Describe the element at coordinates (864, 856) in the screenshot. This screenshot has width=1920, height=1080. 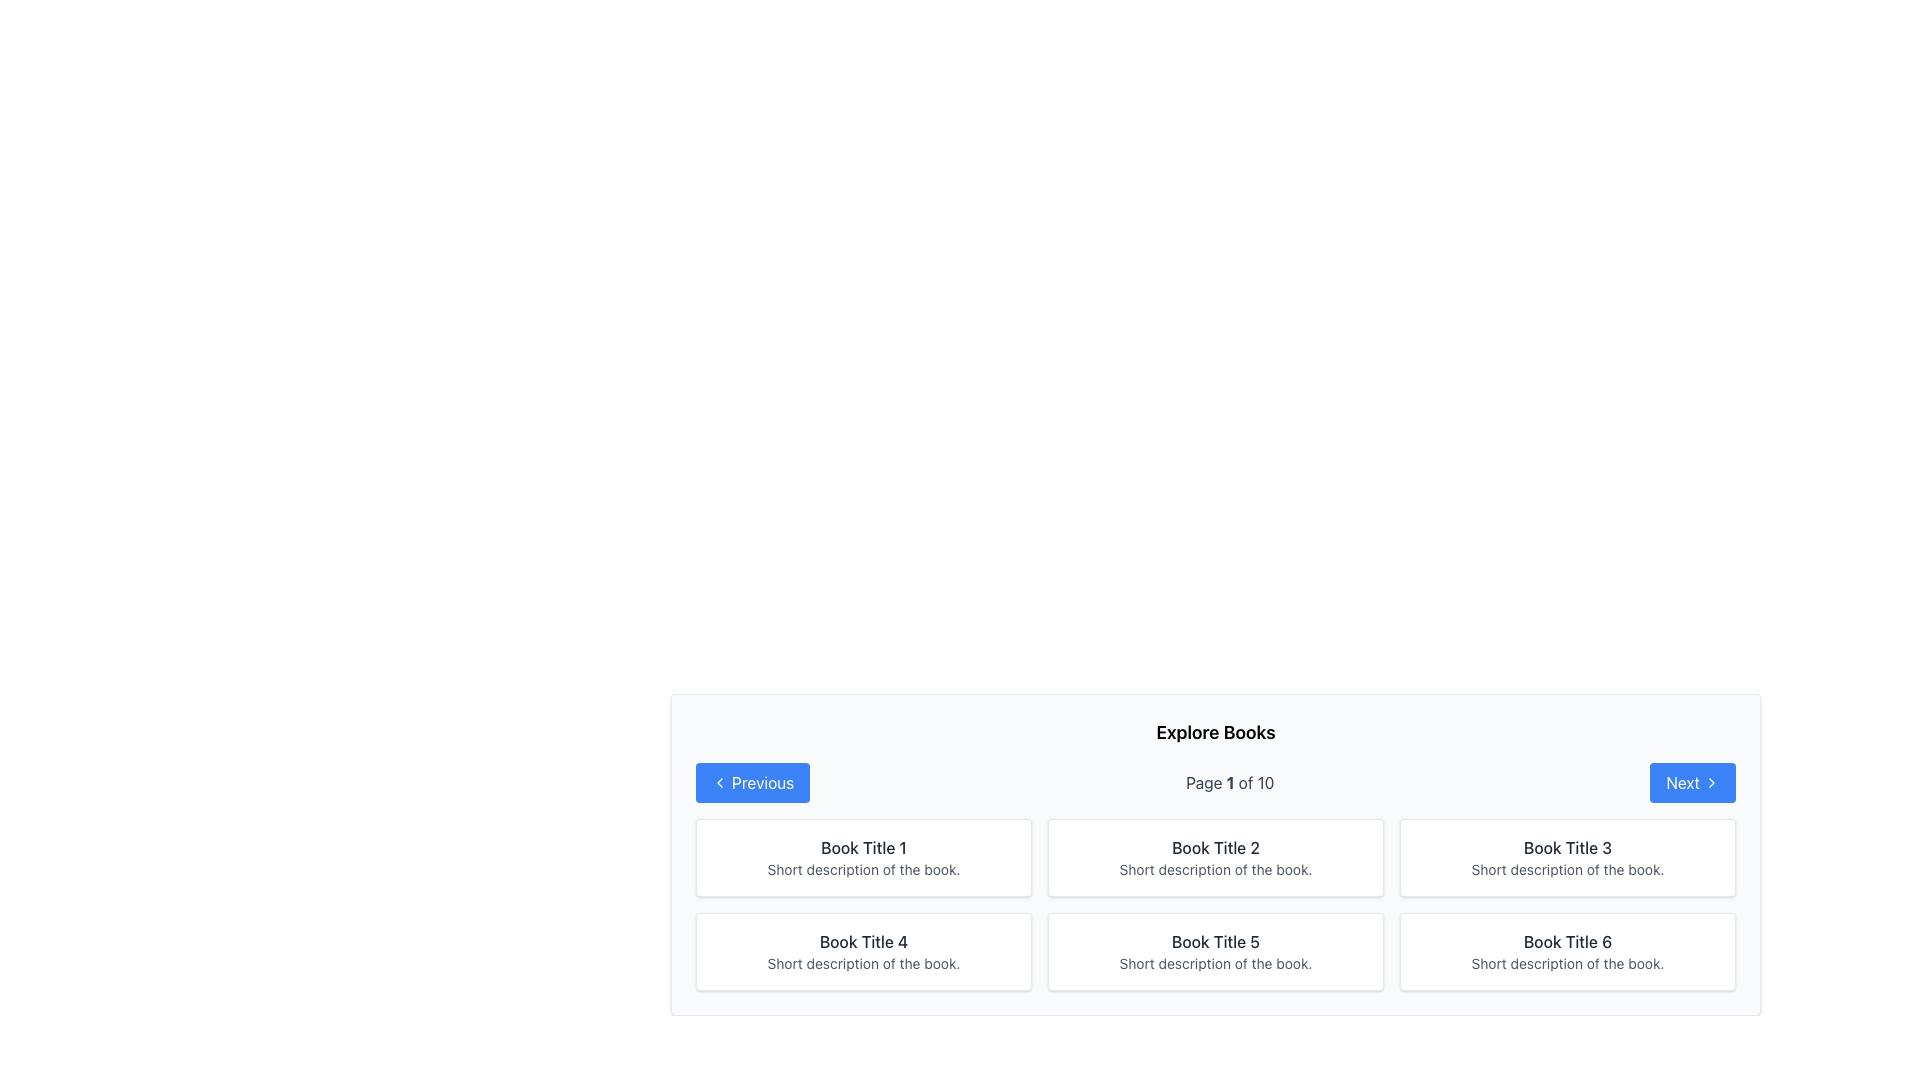
I see `the book display card located in the top-left corner of the first row of the grid layout` at that location.